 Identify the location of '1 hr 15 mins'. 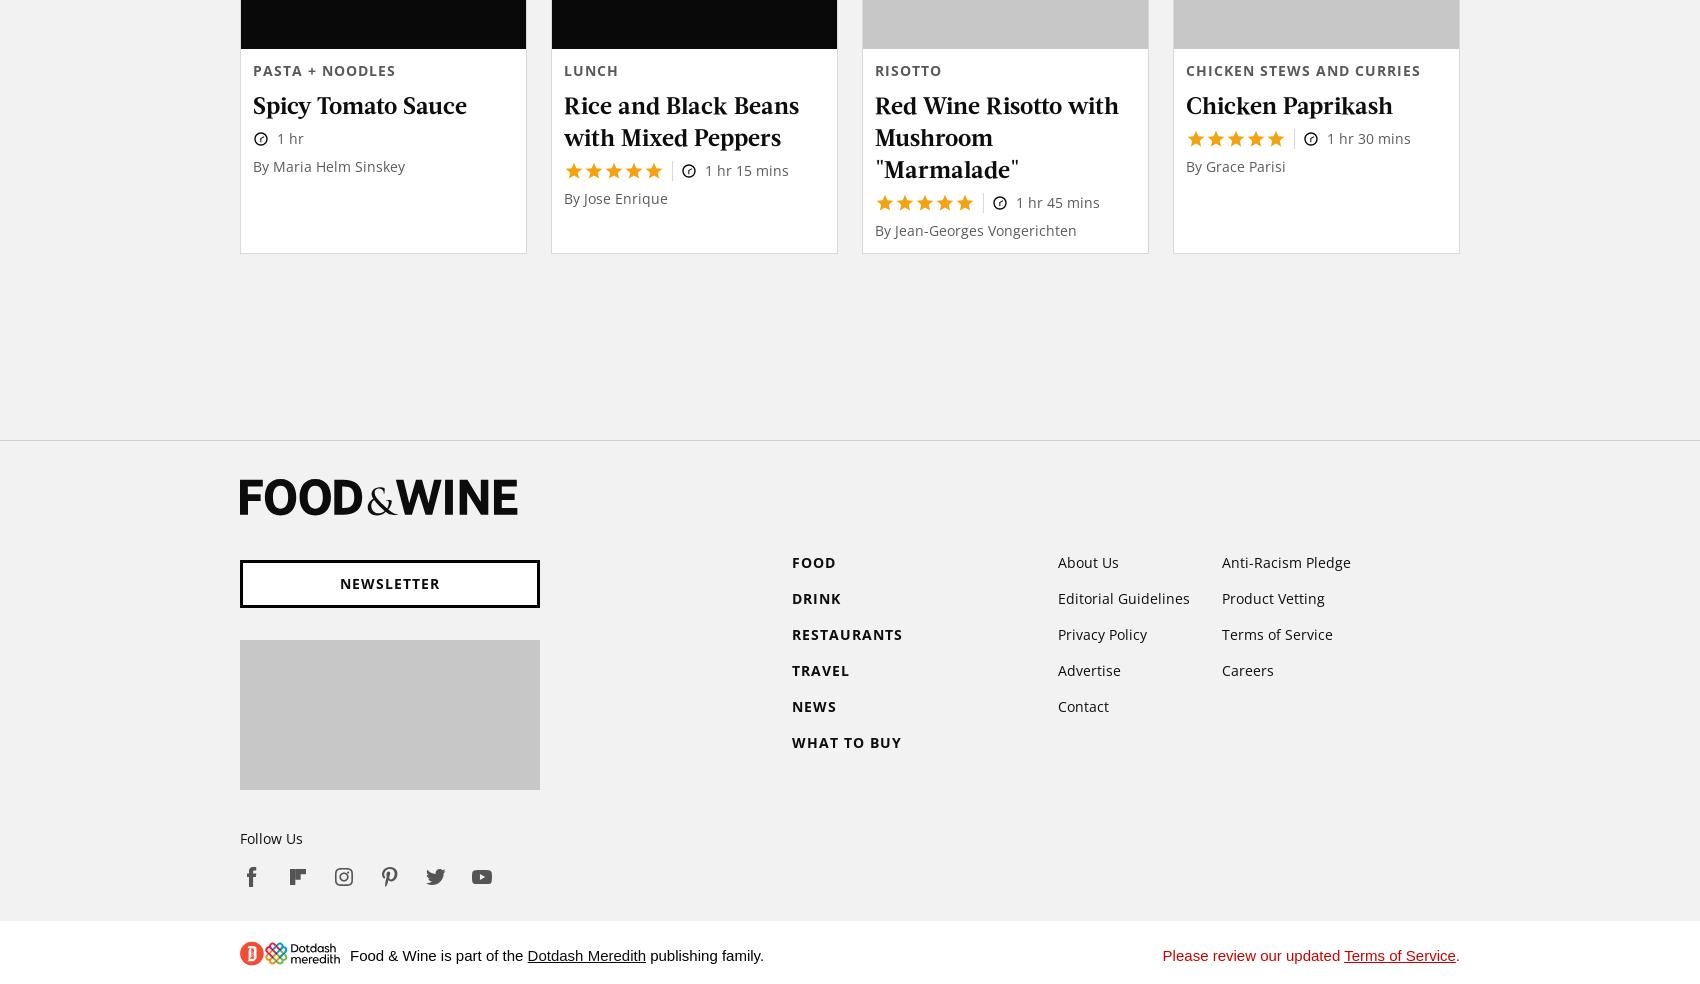
(745, 169).